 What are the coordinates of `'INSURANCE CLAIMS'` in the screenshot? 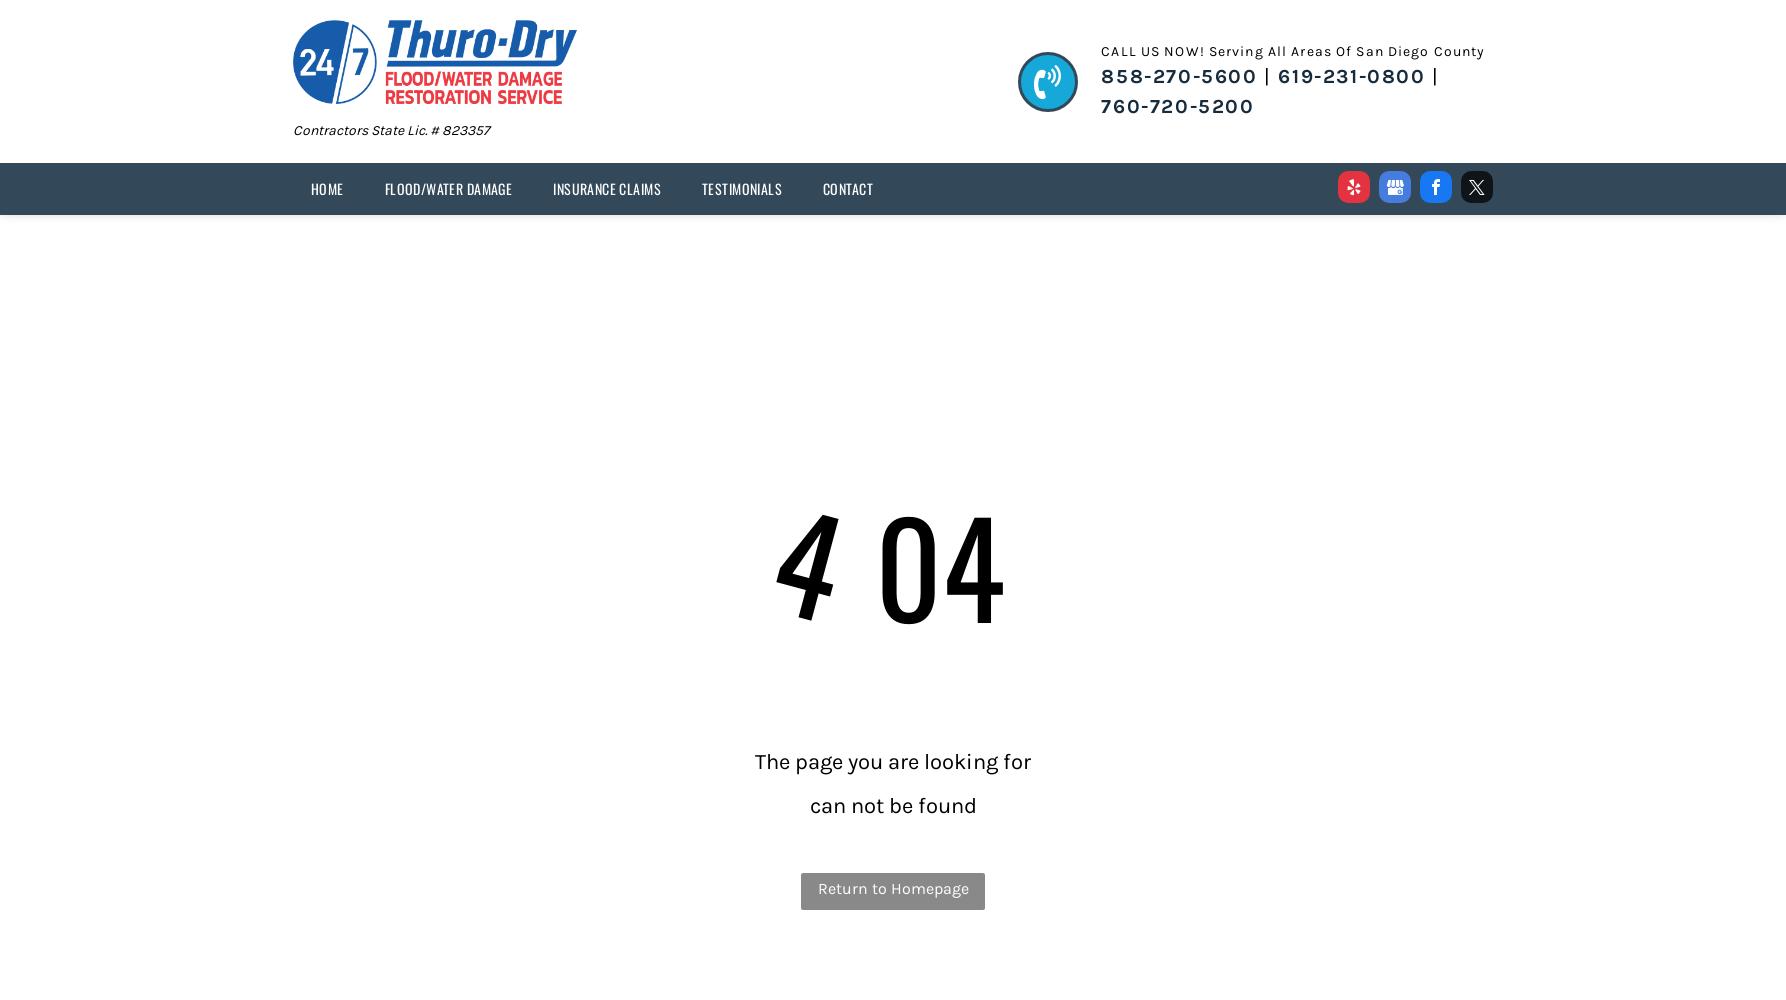 It's located at (606, 188).